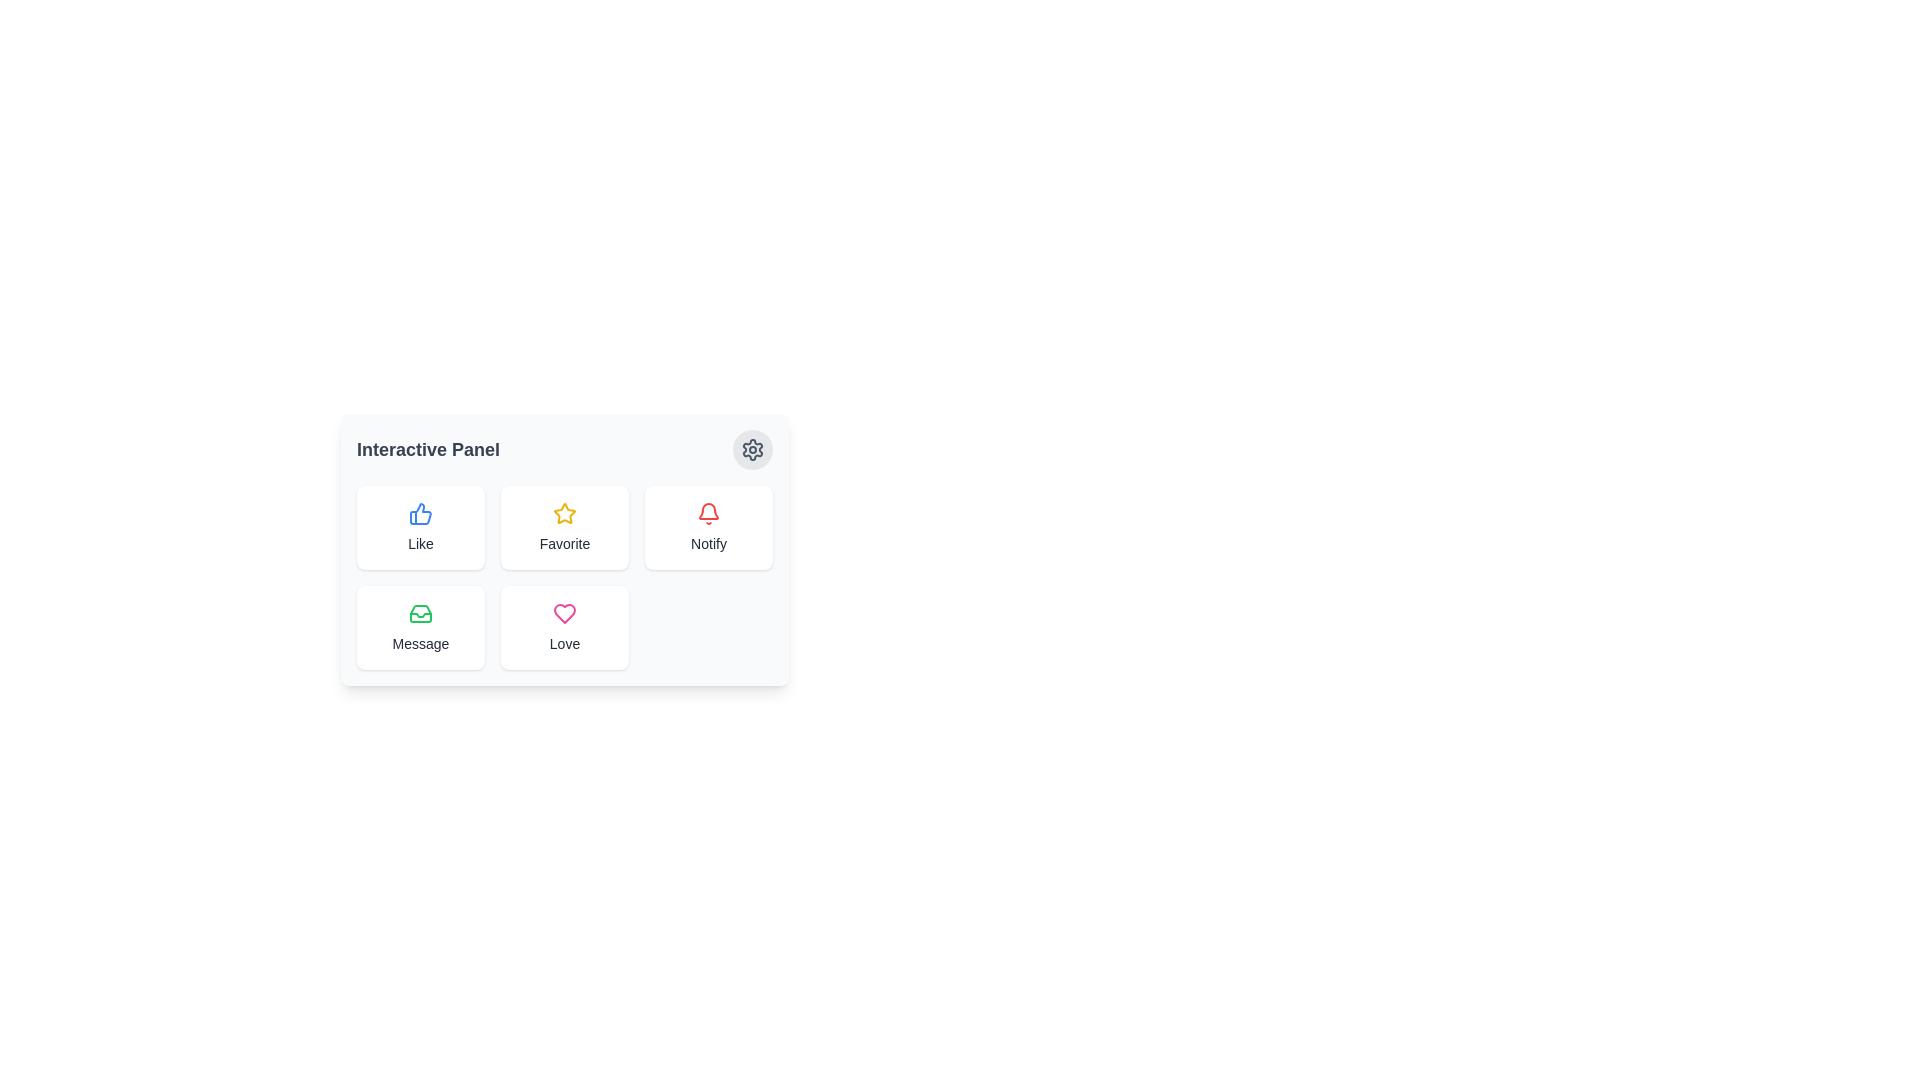  I want to click on the 'Love' button, which is a vertically aligned box with a white background, rounded corners, a pink heart icon, and small gray text below it, so click(564, 627).